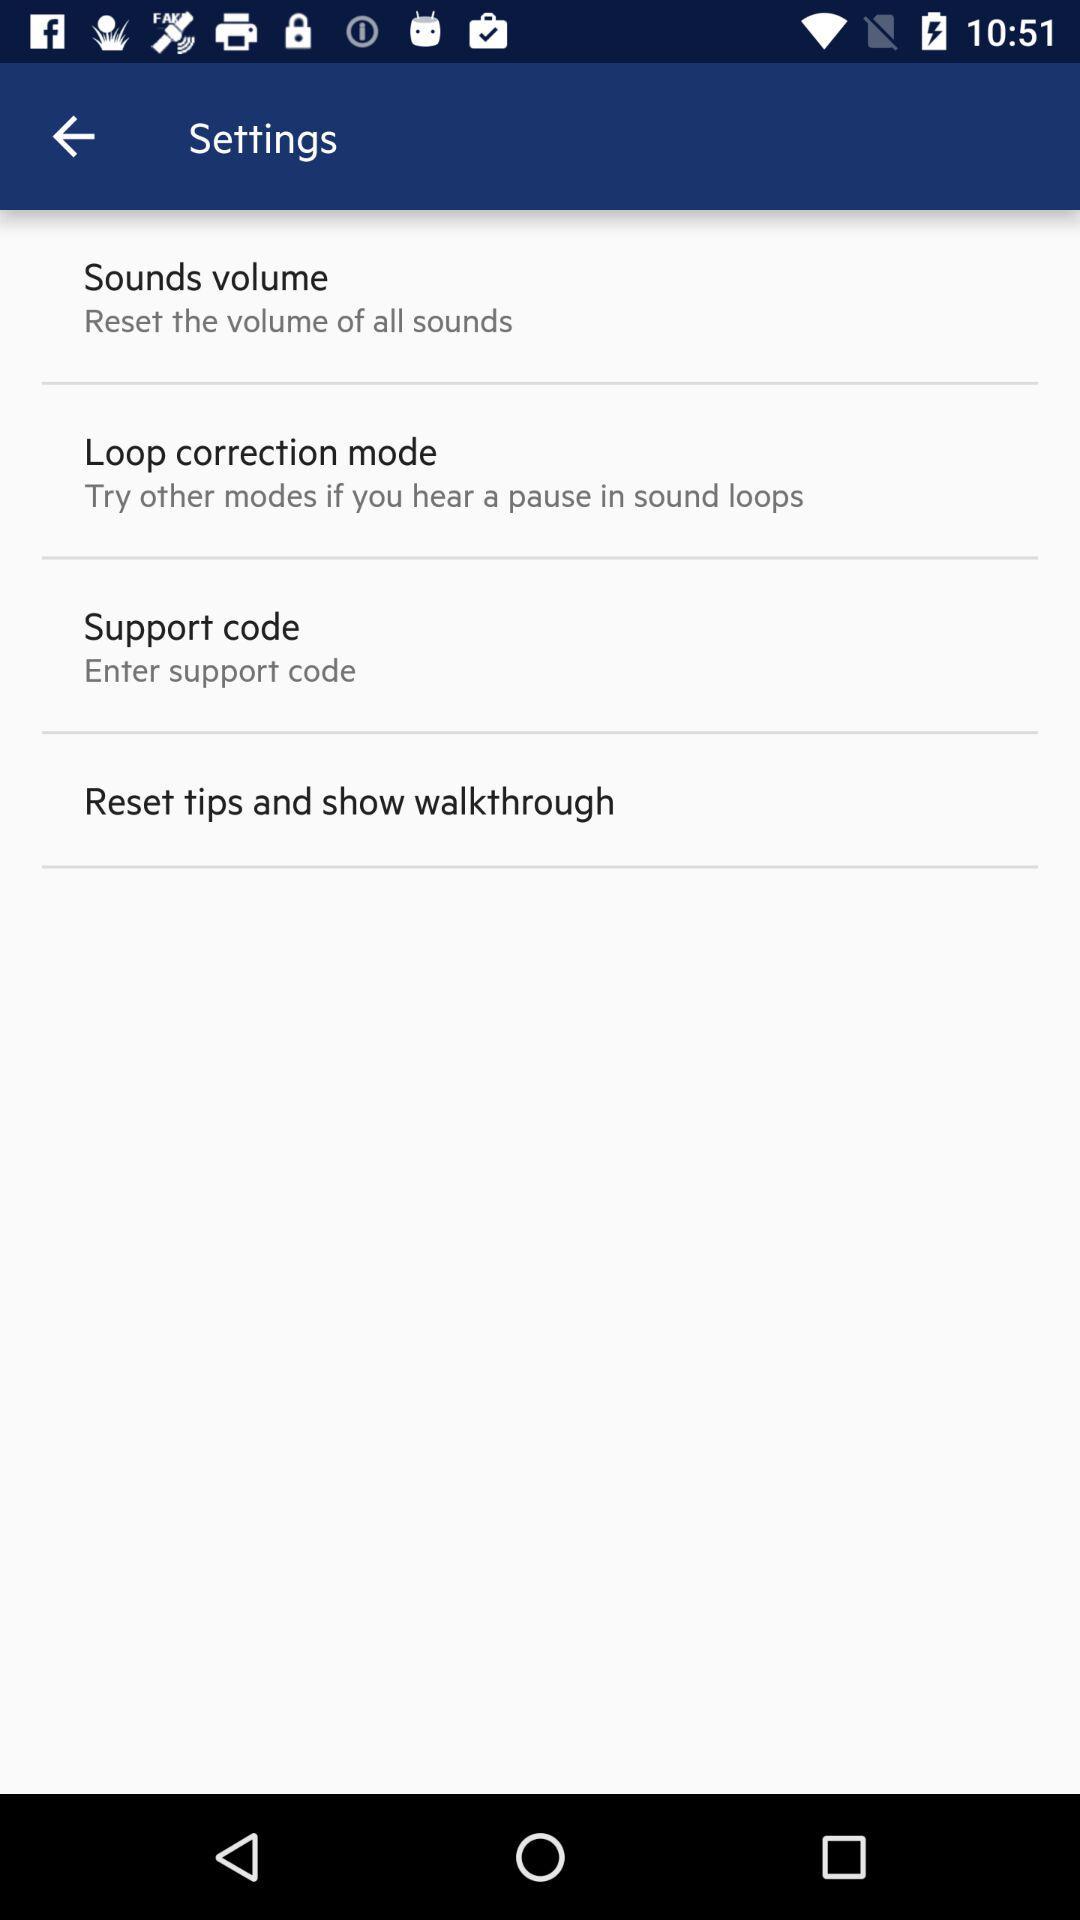  I want to click on try other modes, so click(442, 494).